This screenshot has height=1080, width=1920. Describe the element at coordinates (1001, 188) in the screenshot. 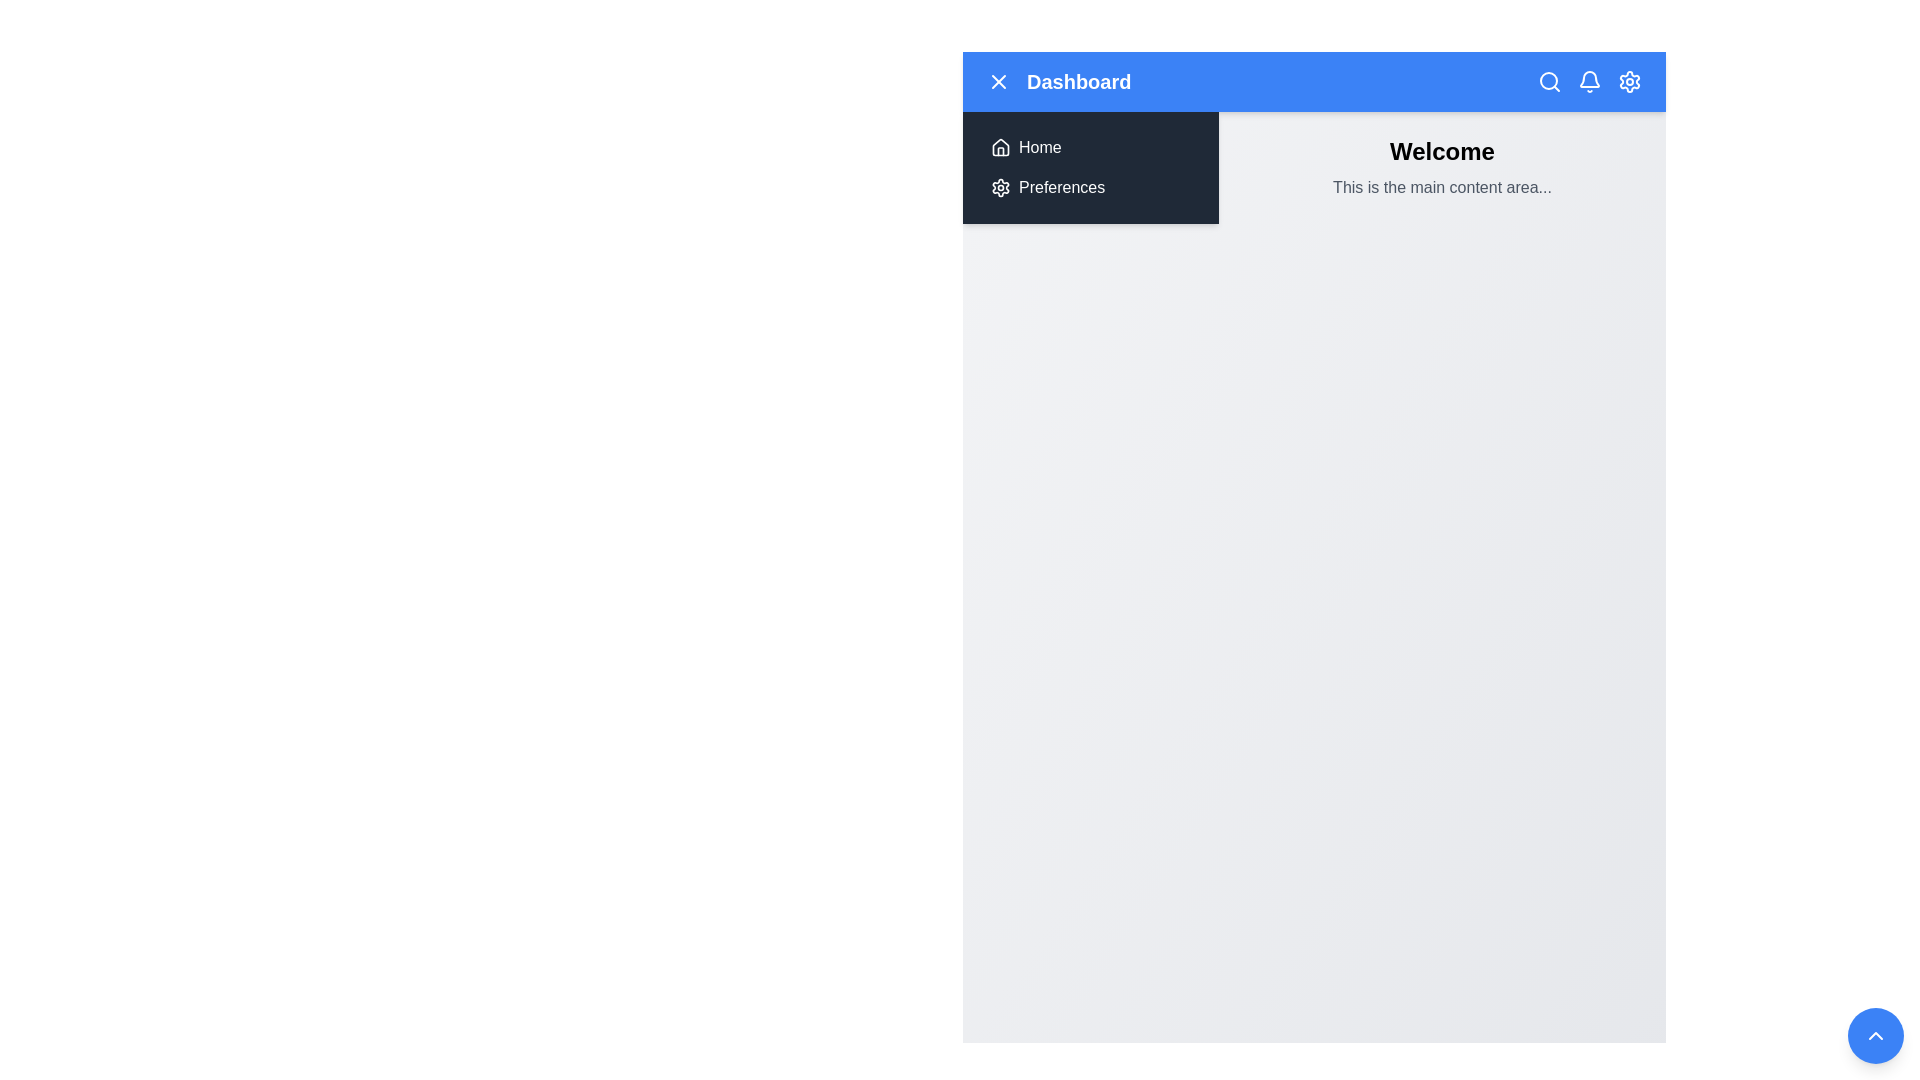

I see `the gear-shaped icon that signifies settings, located to the left of the 'Preferences' text in the dropdown menu under the 'Dashboard' heading` at that location.